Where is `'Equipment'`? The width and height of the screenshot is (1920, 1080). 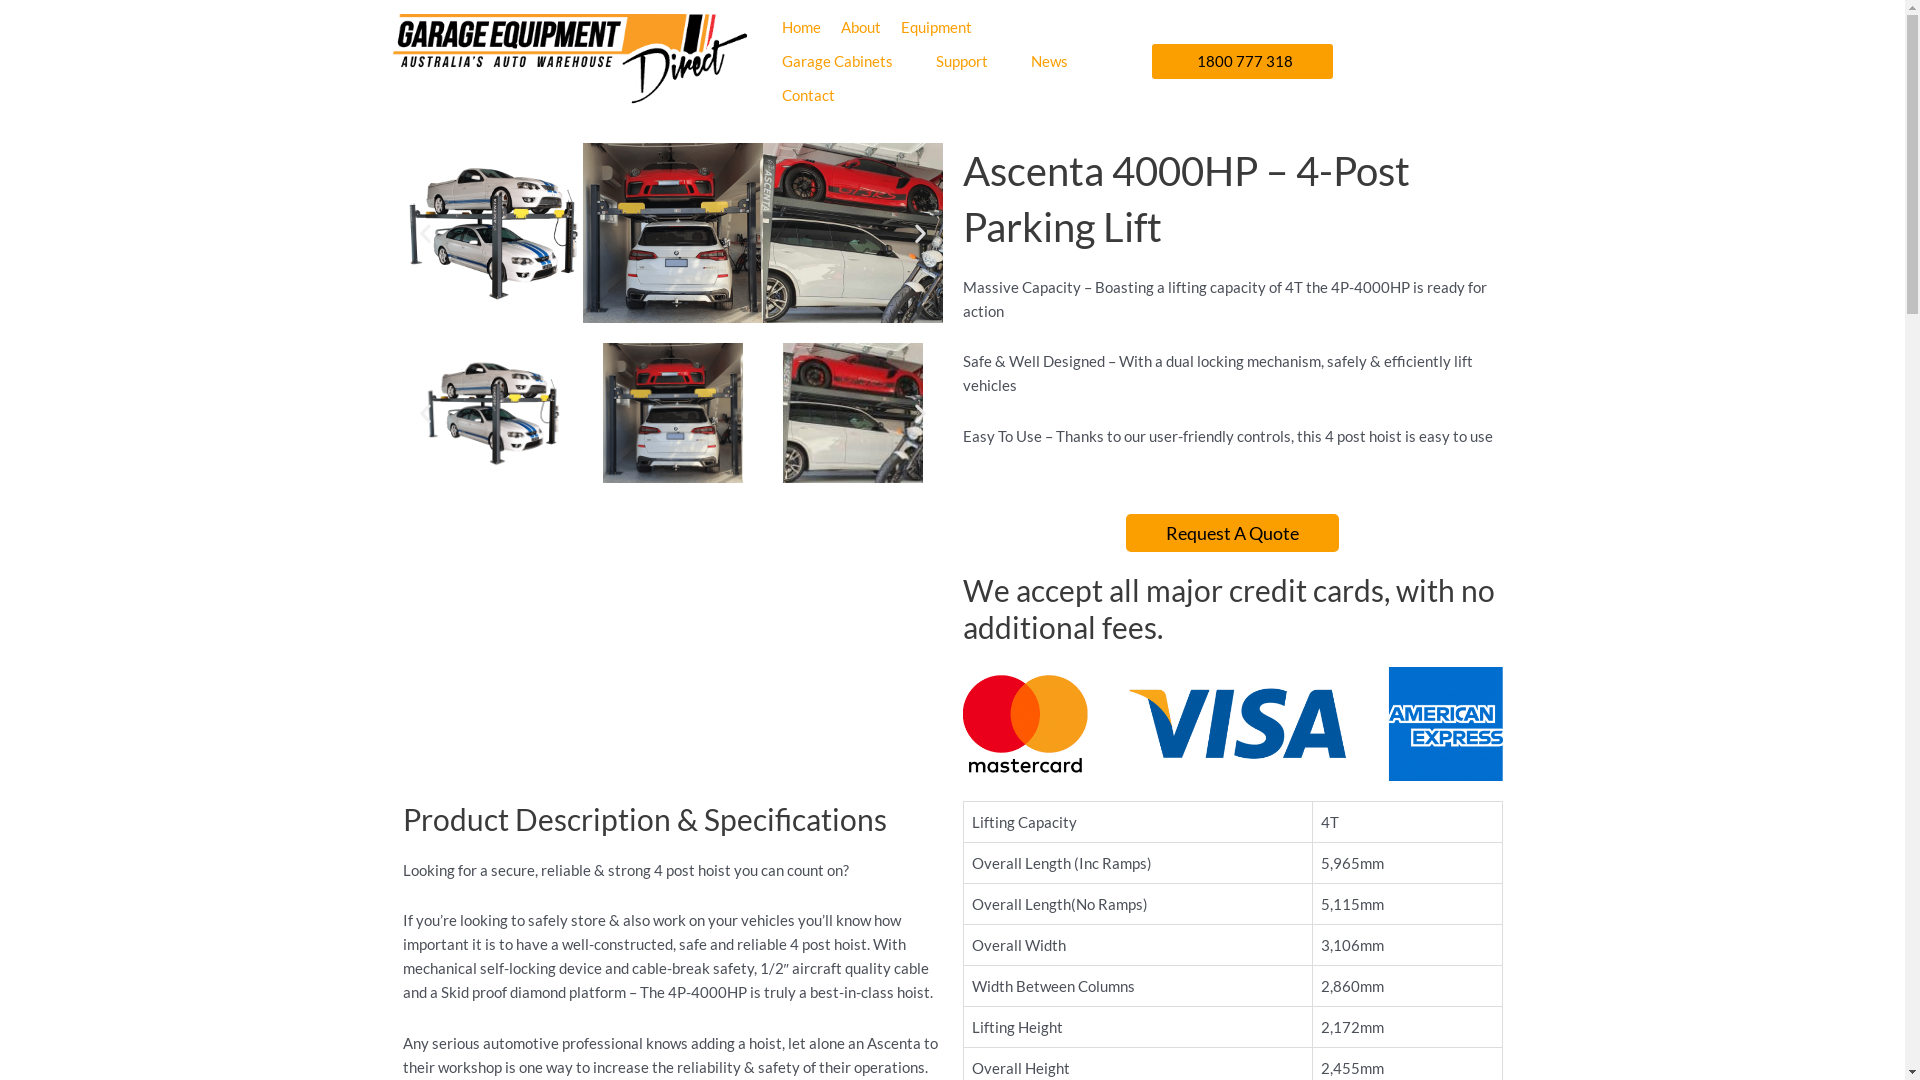 'Equipment' is located at coordinates (935, 27).